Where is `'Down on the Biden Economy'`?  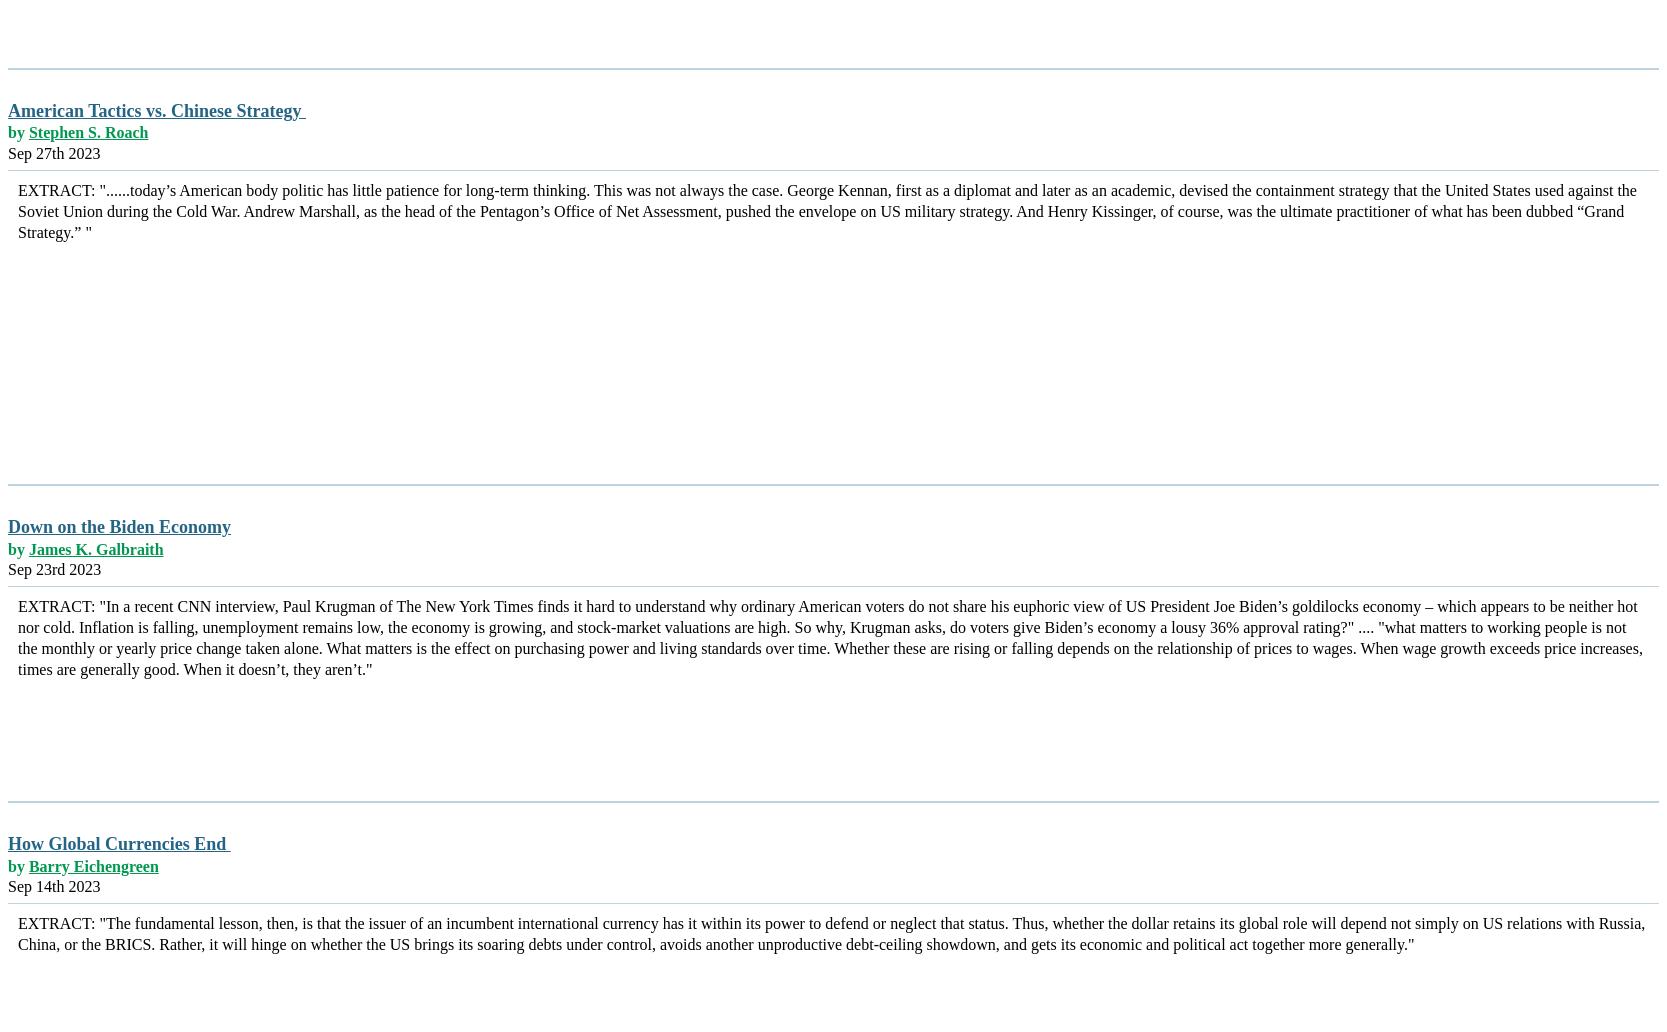
'Down on the Biden Economy' is located at coordinates (118, 527).